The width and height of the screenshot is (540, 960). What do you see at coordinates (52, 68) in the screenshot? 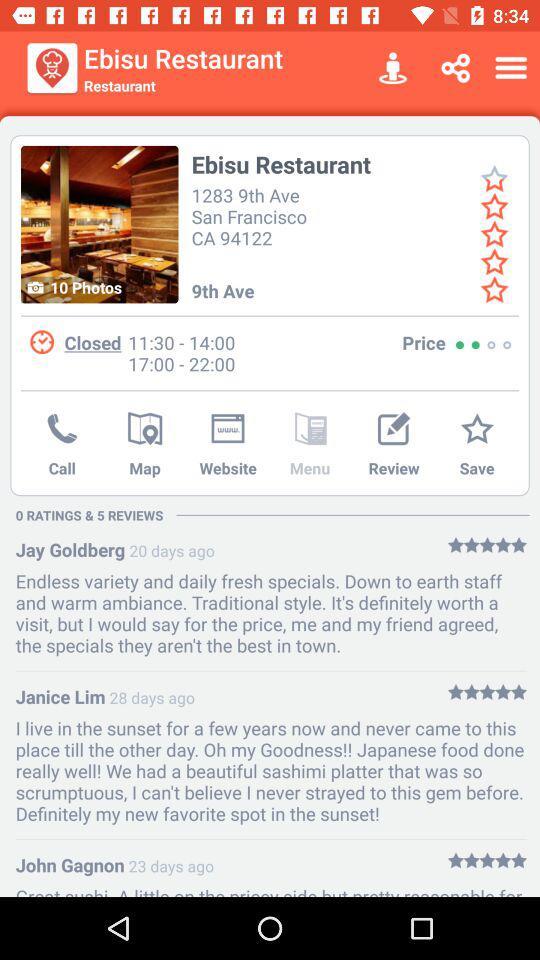
I see `item next to the ebisu restaurant` at bounding box center [52, 68].